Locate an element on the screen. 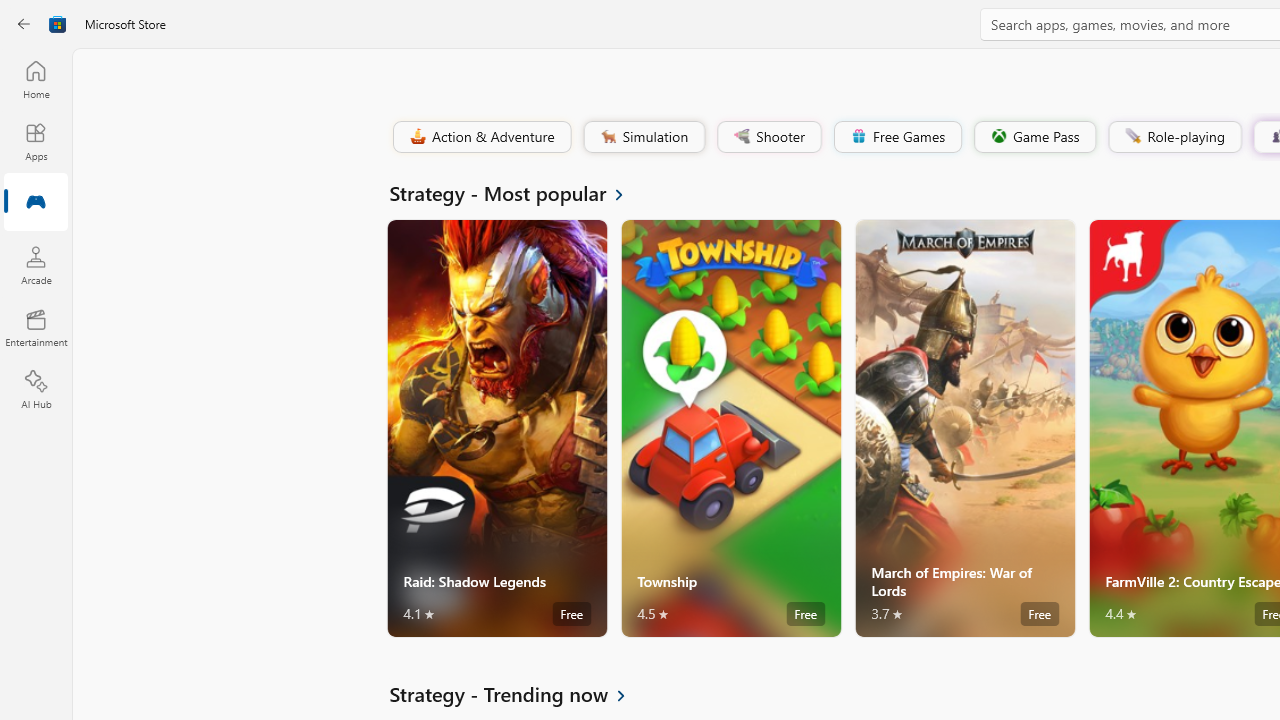 This screenshot has height=720, width=1280. 'Gaming' is located at coordinates (35, 203).